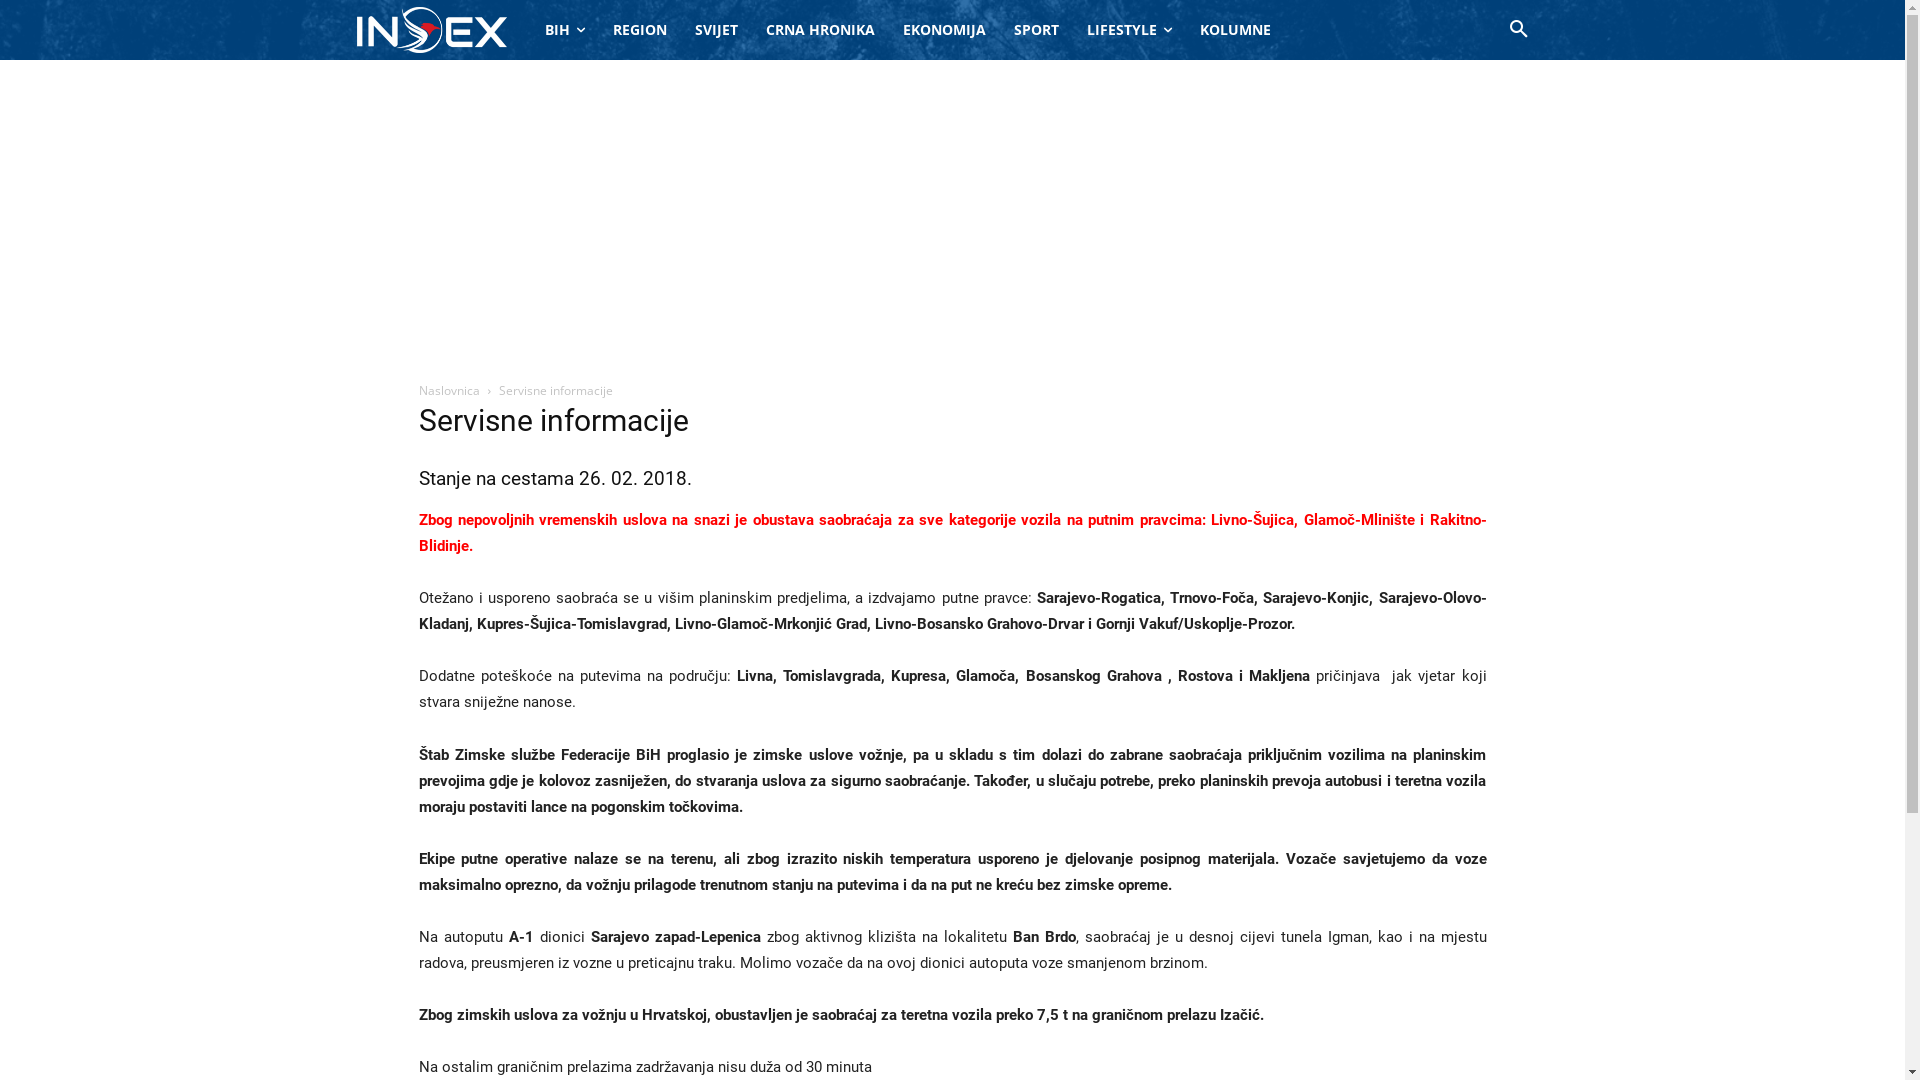 The image size is (1920, 1080). What do you see at coordinates (950, 209) in the screenshot?
I see `'Advertisement'` at bounding box center [950, 209].